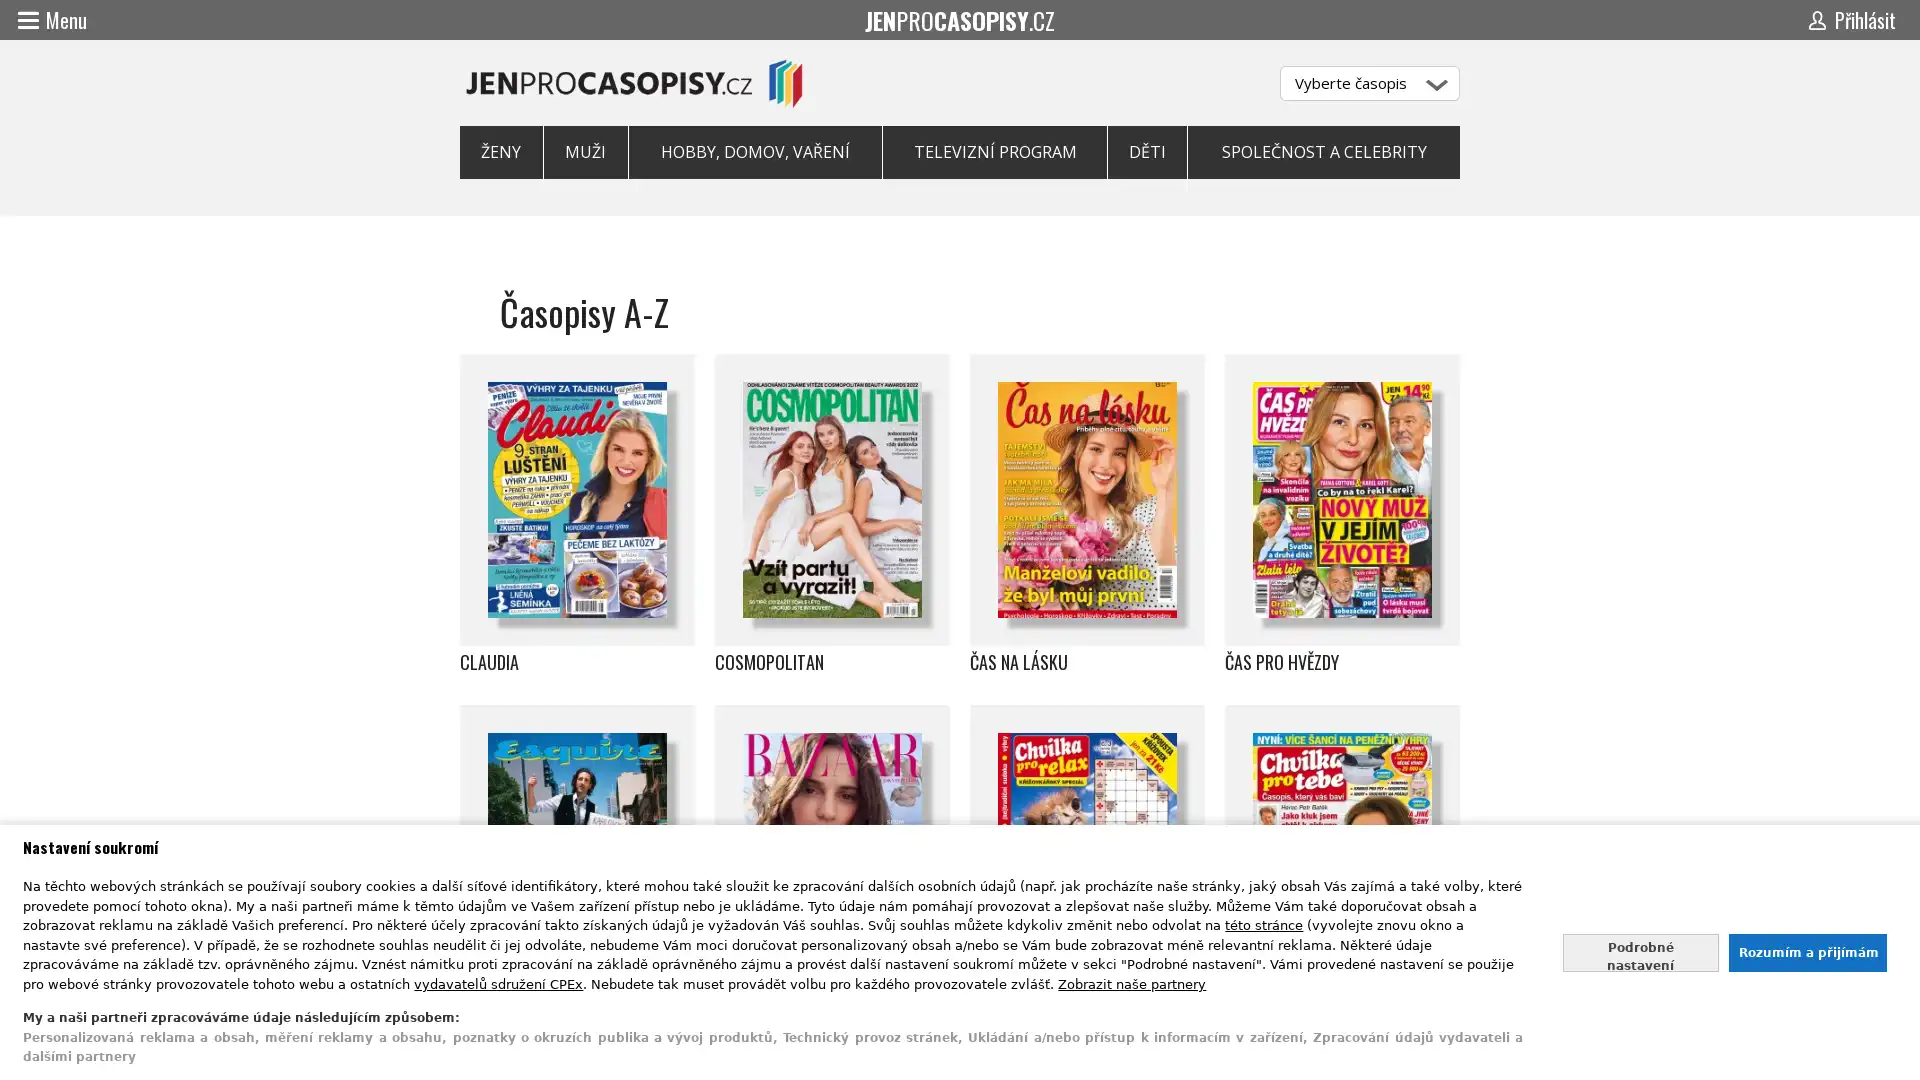  What do you see at coordinates (1132, 982) in the screenshot?
I see `Zobrazit nase partnery` at bounding box center [1132, 982].